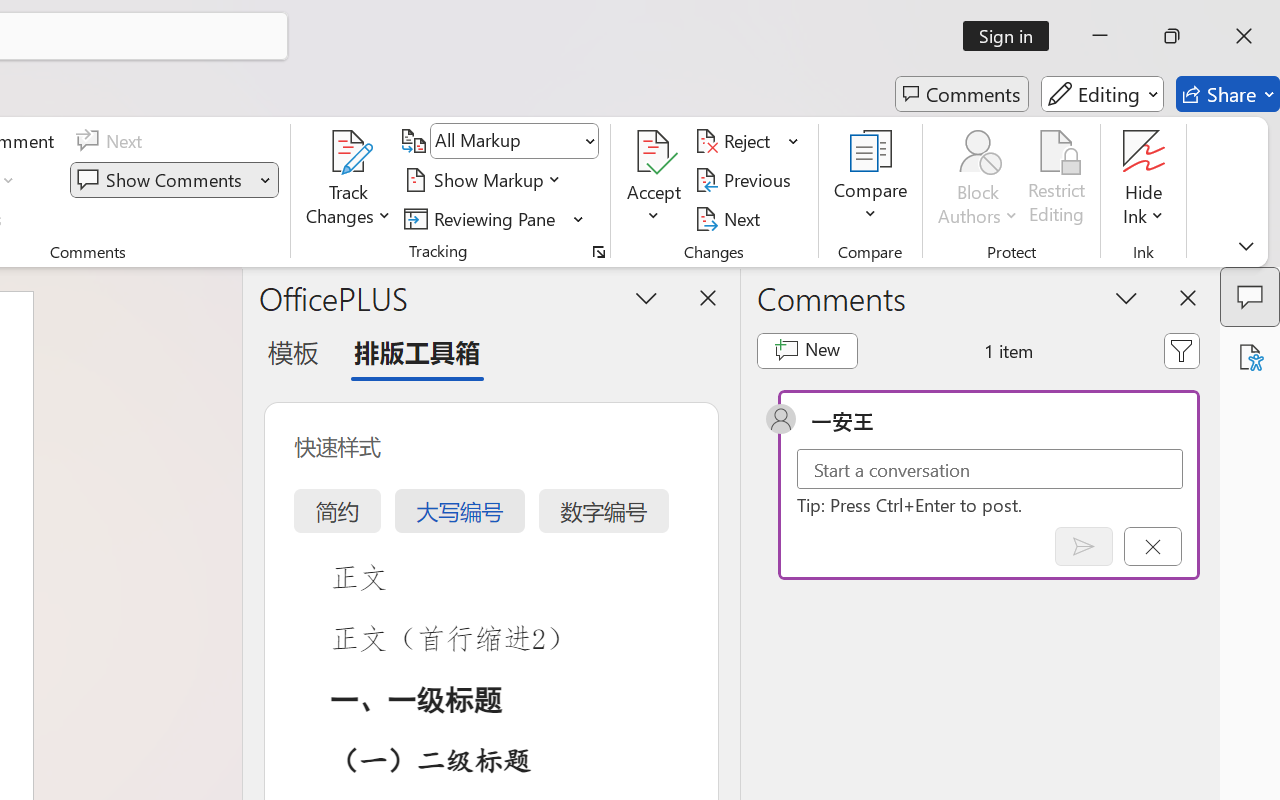 The width and height of the screenshot is (1280, 800). Describe the element at coordinates (483, 218) in the screenshot. I see `'Reviewing Pane'` at that location.